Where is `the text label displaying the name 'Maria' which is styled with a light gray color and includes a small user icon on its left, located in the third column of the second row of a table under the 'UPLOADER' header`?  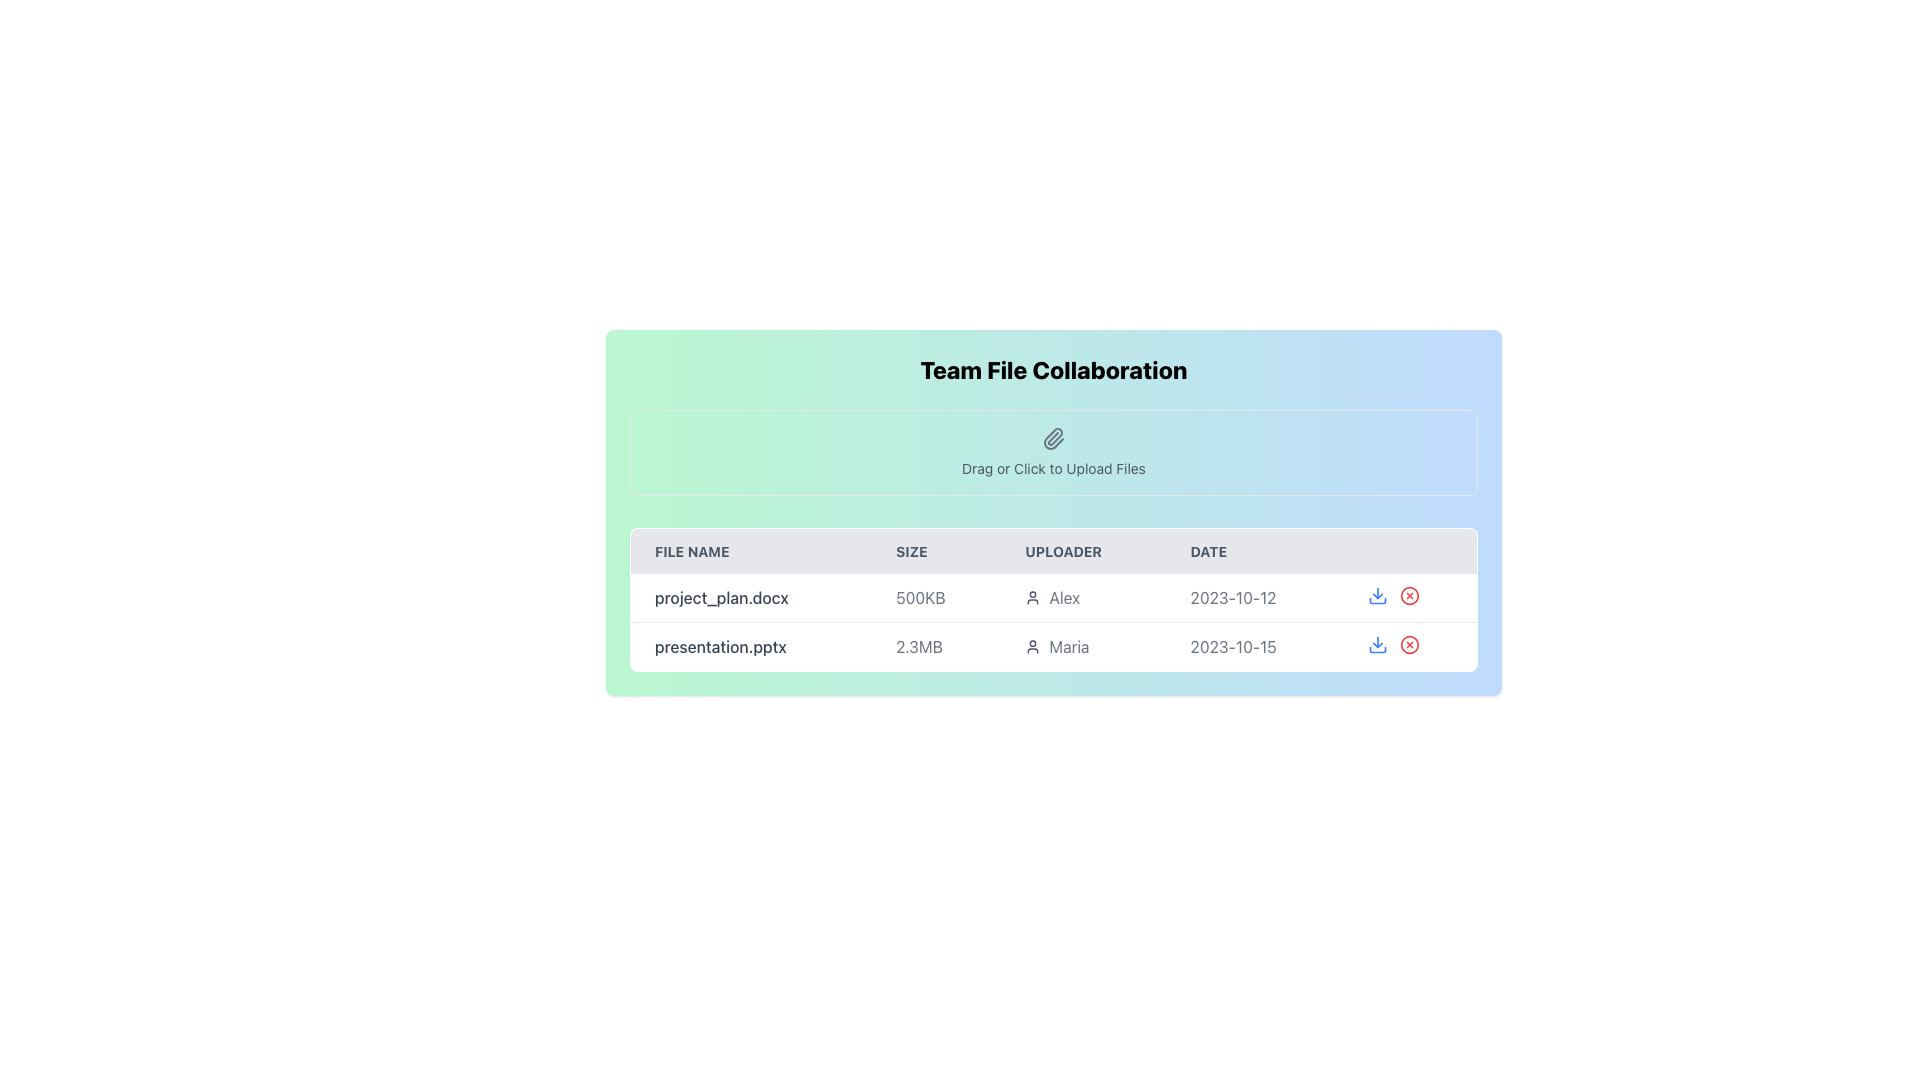
the text label displaying the name 'Maria' which is styled with a light gray color and includes a small user icon on its left, located in the third column of the second row of a table under the 'UPLOADER' header is located at coordinates (1083, 647).